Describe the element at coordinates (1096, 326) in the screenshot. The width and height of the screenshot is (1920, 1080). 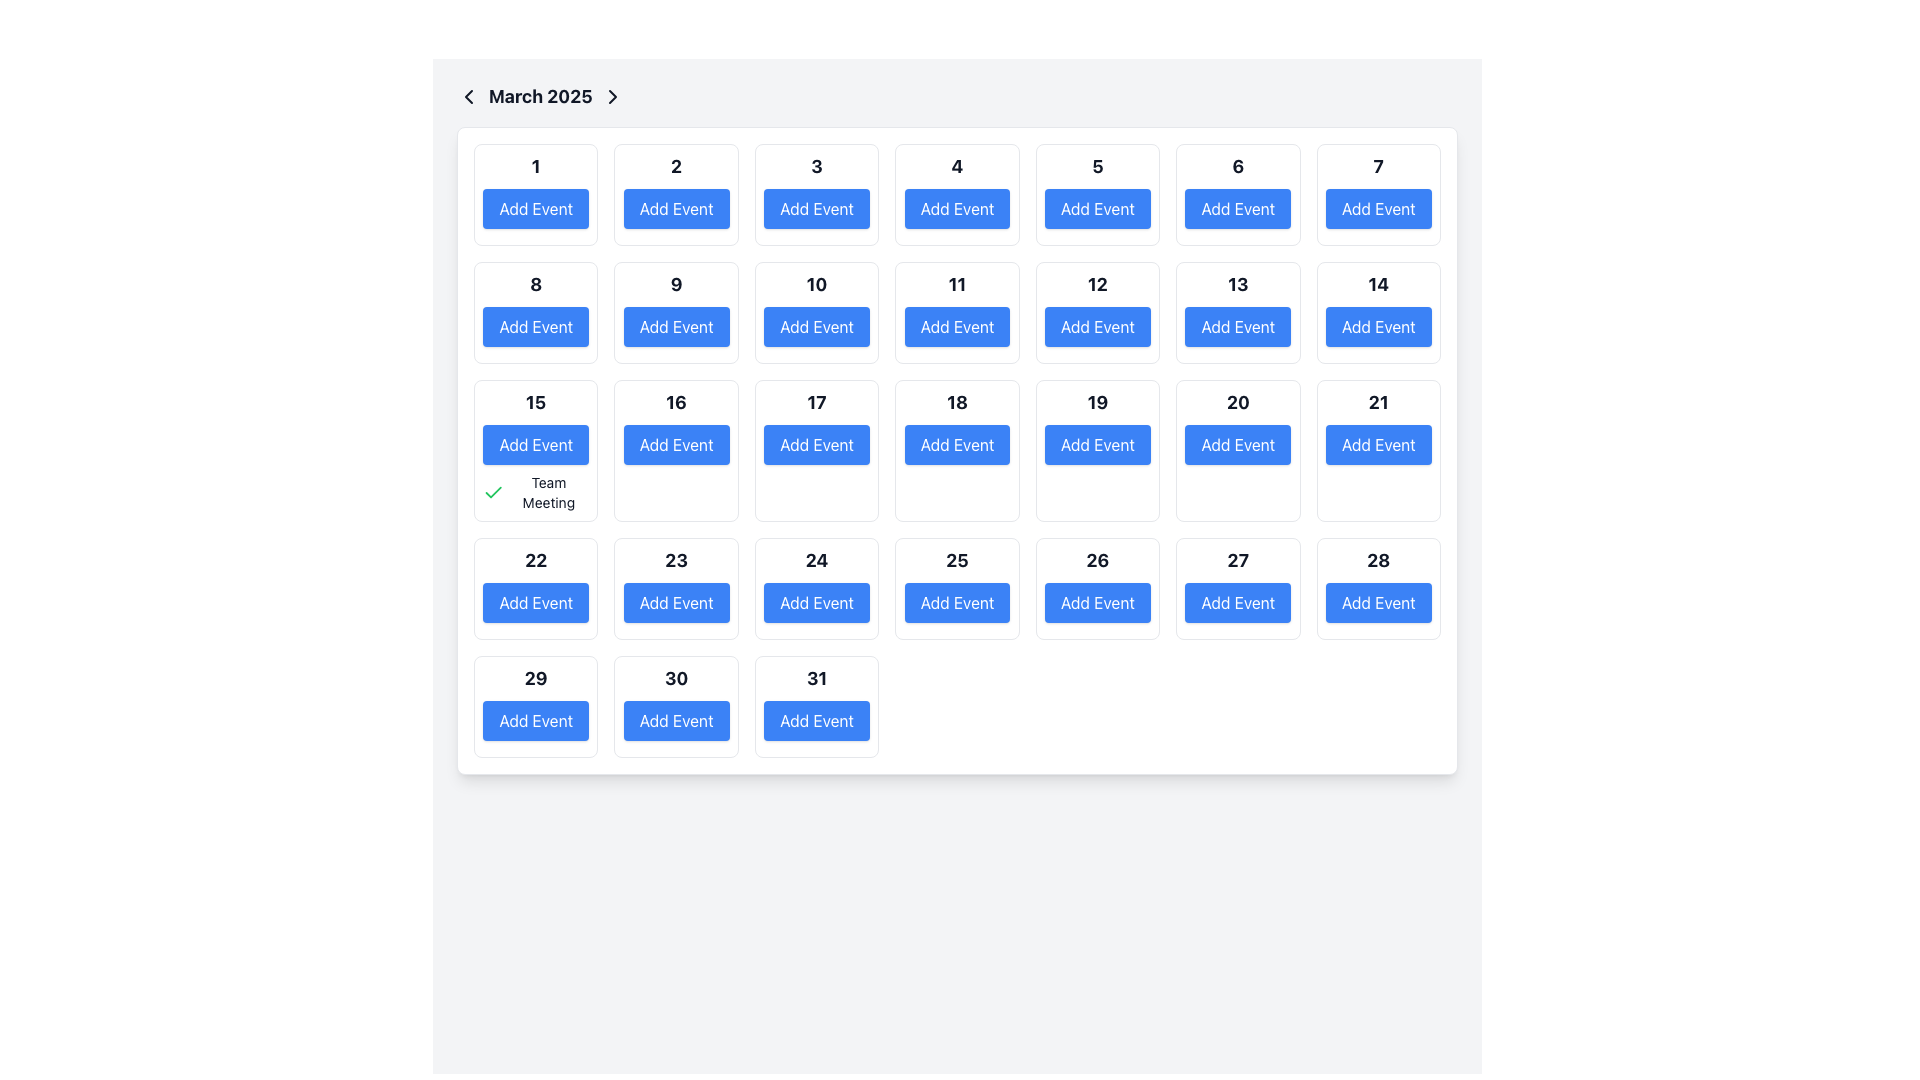
I see `the button located below the text '12' in the calendar for adding an event on March 12, 2025` at that location.